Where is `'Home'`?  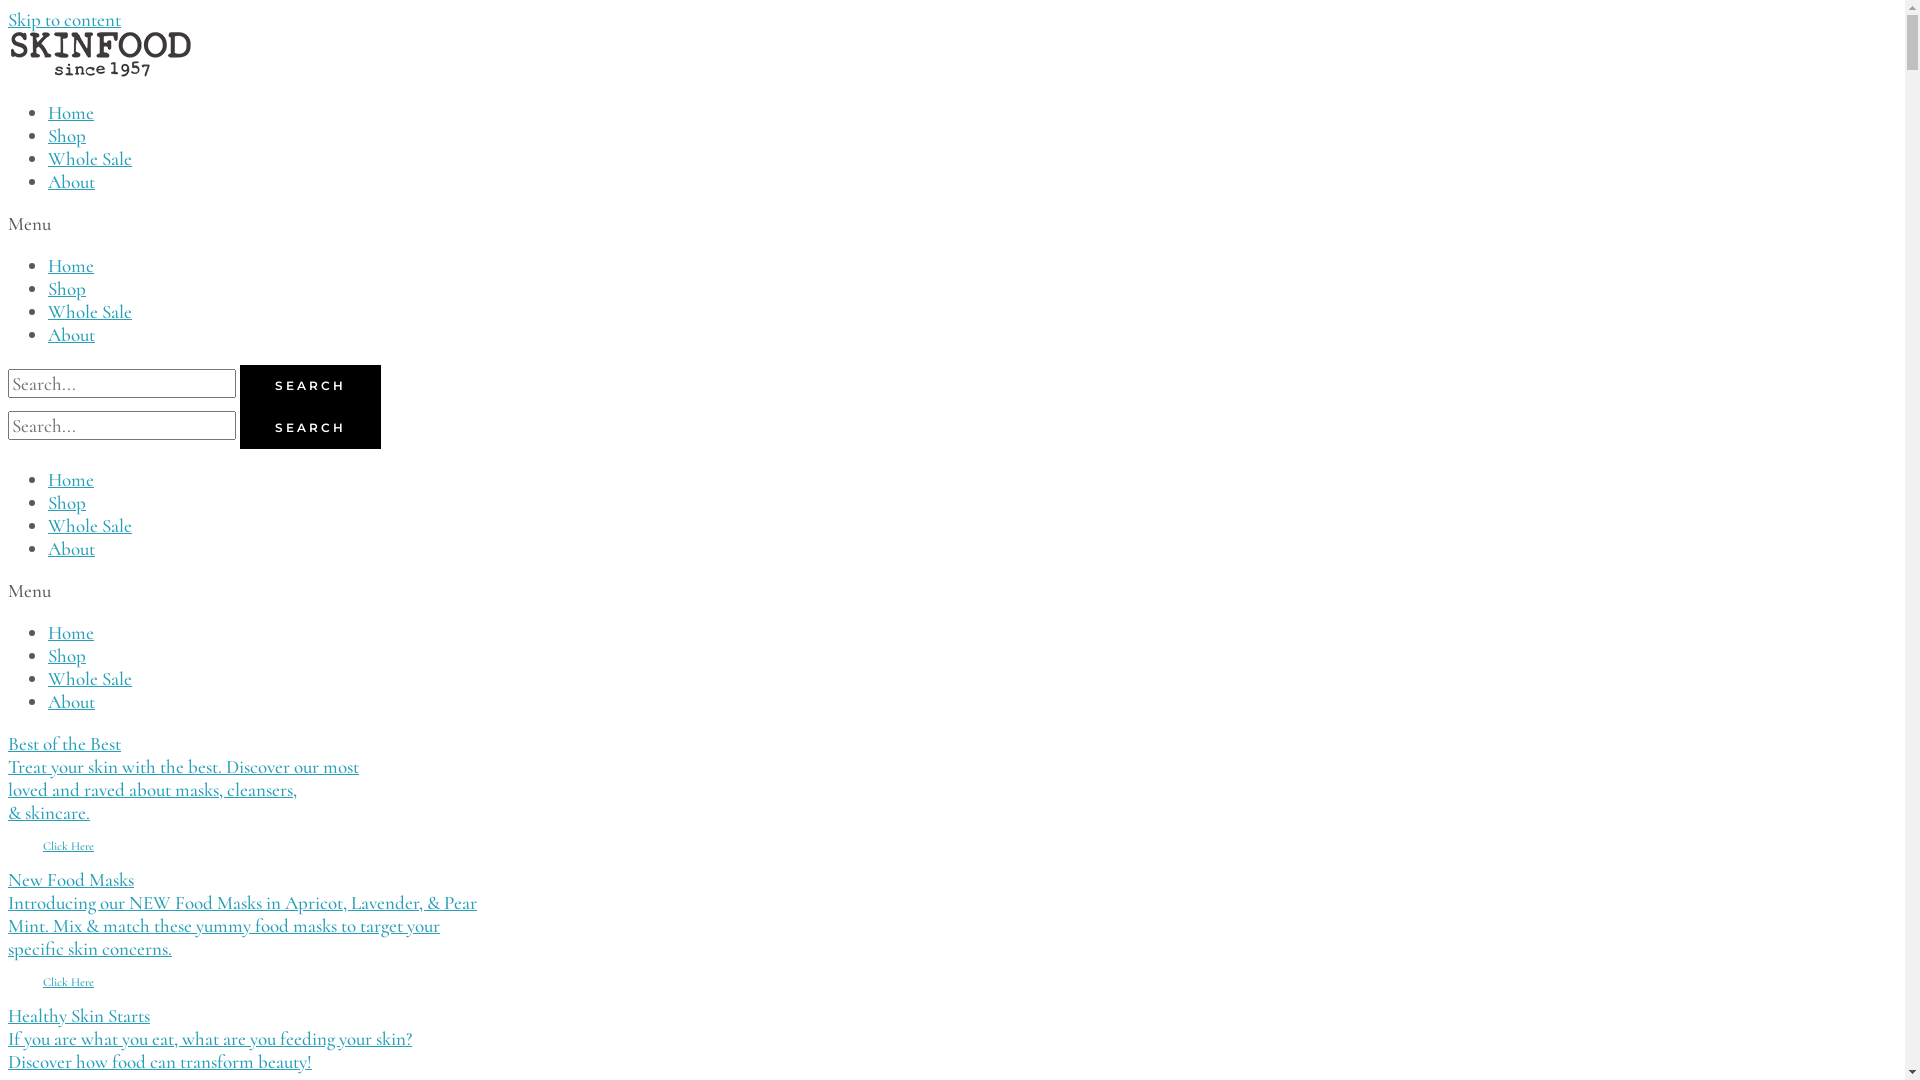
'Home' is located at coordinates (48, 632).